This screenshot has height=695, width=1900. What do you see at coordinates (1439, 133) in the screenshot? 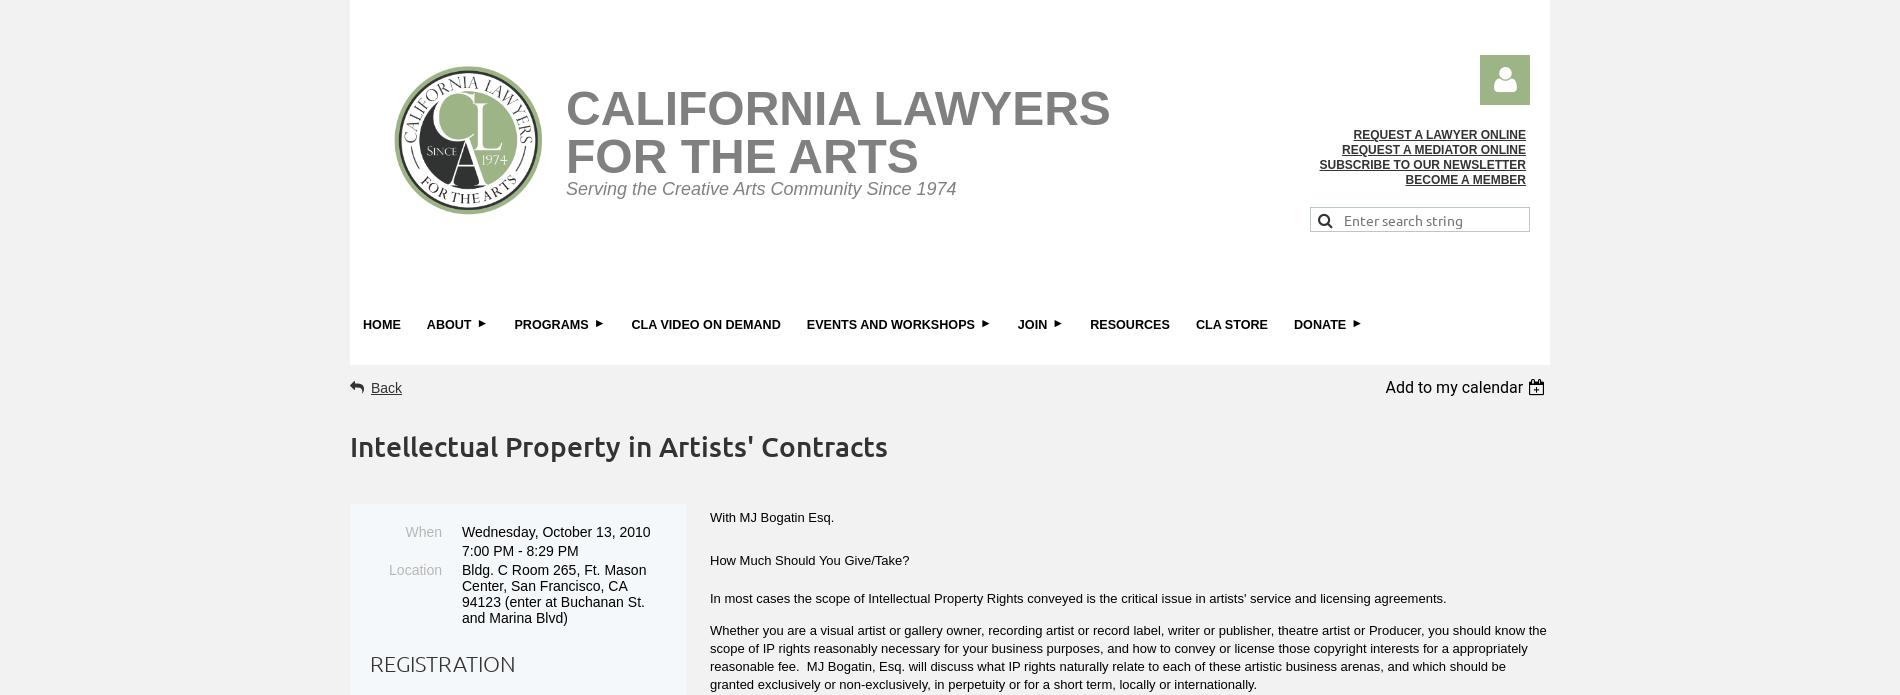
I see `'REQUEST A LAWYER ONLINE'` at bounding box center [1439, 133].